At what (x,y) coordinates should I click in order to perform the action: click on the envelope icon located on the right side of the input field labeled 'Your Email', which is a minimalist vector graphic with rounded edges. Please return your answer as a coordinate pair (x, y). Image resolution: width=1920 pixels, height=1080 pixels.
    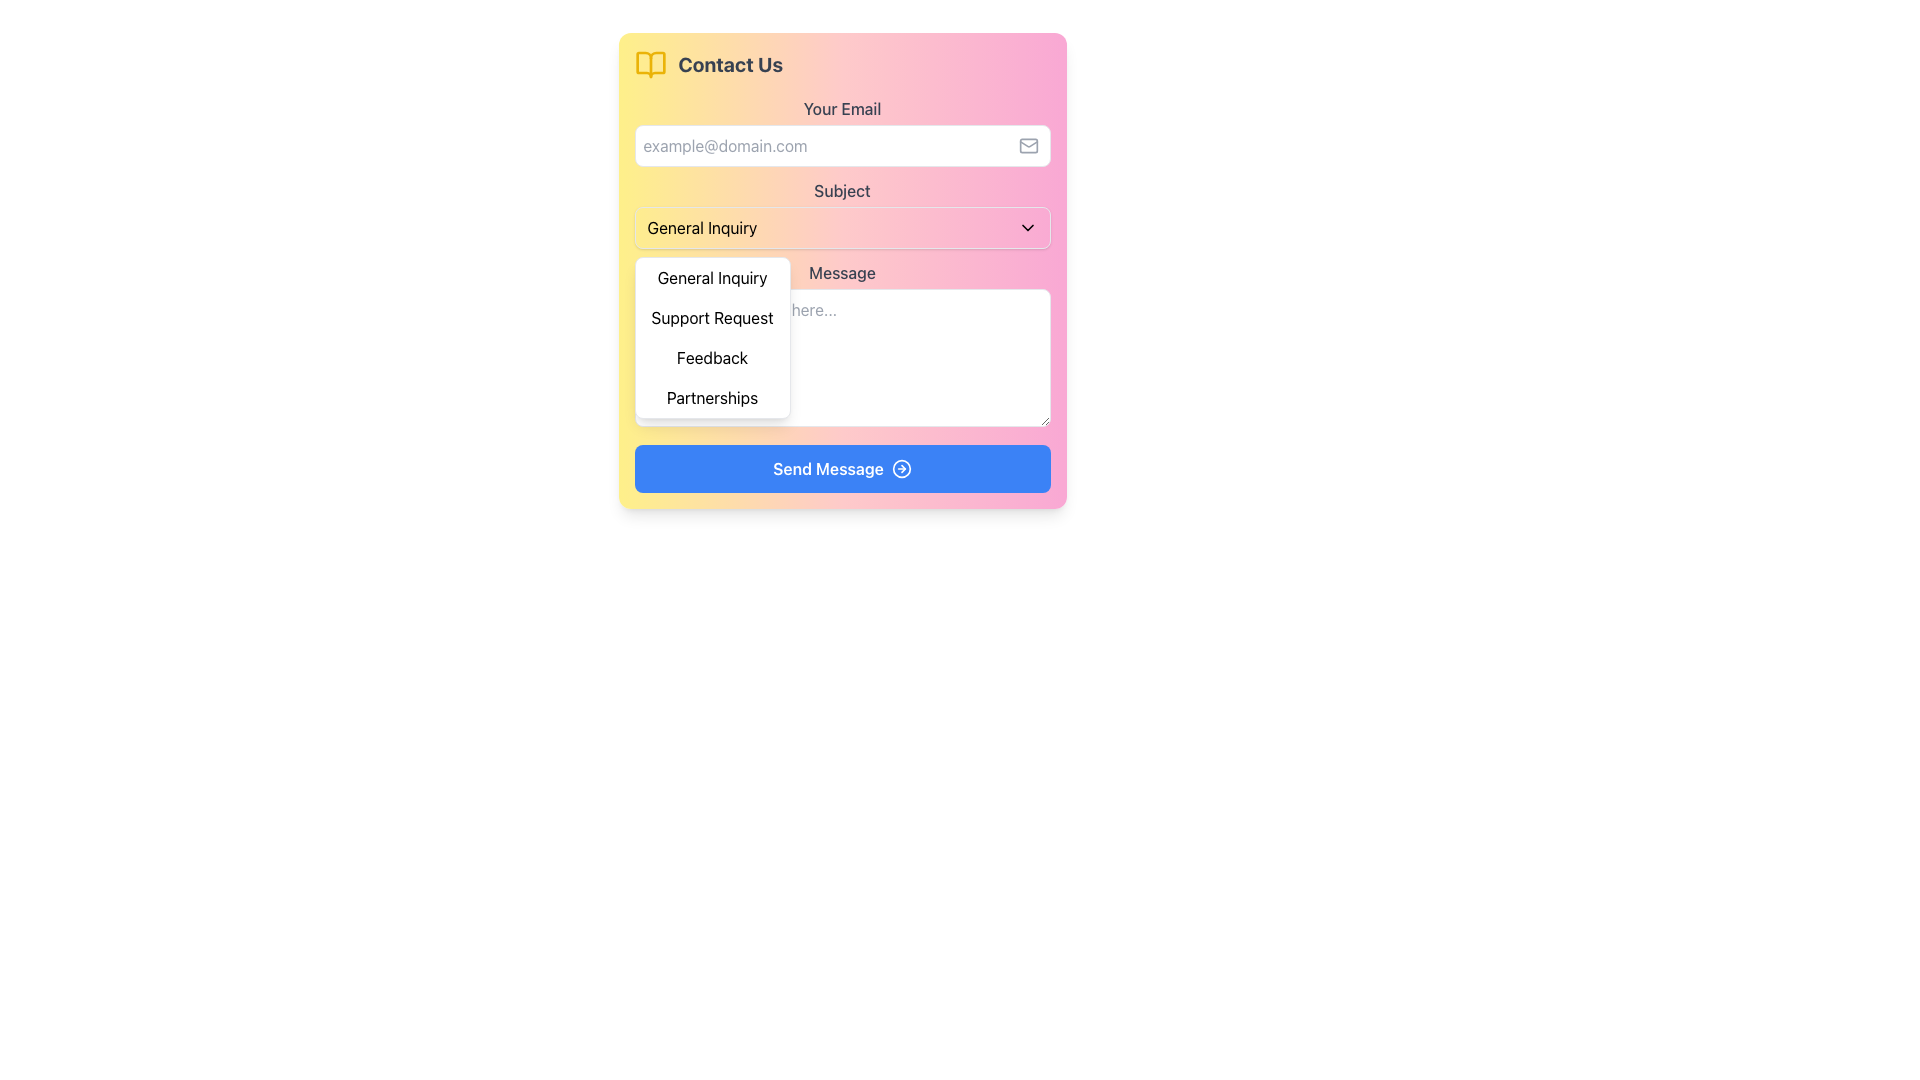
    Looking at the image, I should click on (1028, 145).